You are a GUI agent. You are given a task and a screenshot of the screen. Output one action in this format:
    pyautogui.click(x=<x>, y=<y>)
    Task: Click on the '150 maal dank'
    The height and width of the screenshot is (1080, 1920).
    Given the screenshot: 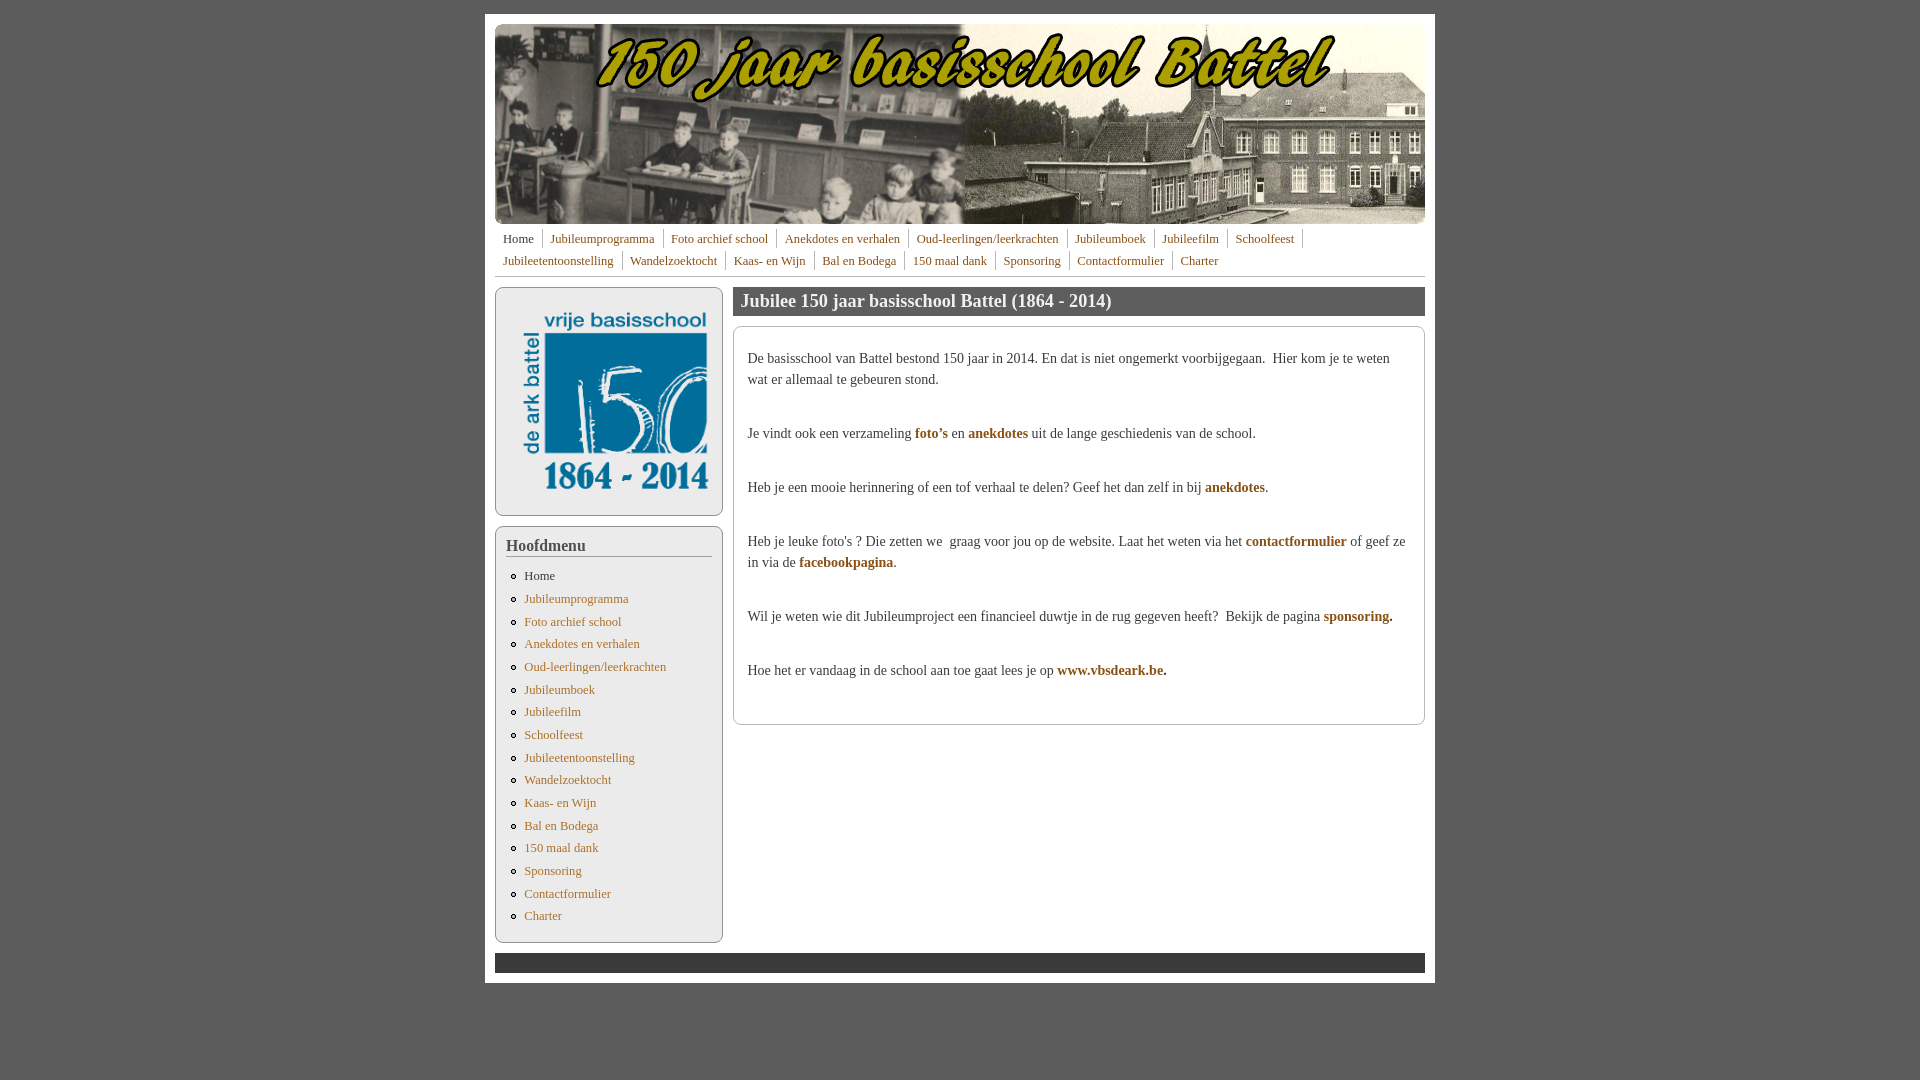 What is the action you would take?
    pyautogui.click(x=949, y=260)
    